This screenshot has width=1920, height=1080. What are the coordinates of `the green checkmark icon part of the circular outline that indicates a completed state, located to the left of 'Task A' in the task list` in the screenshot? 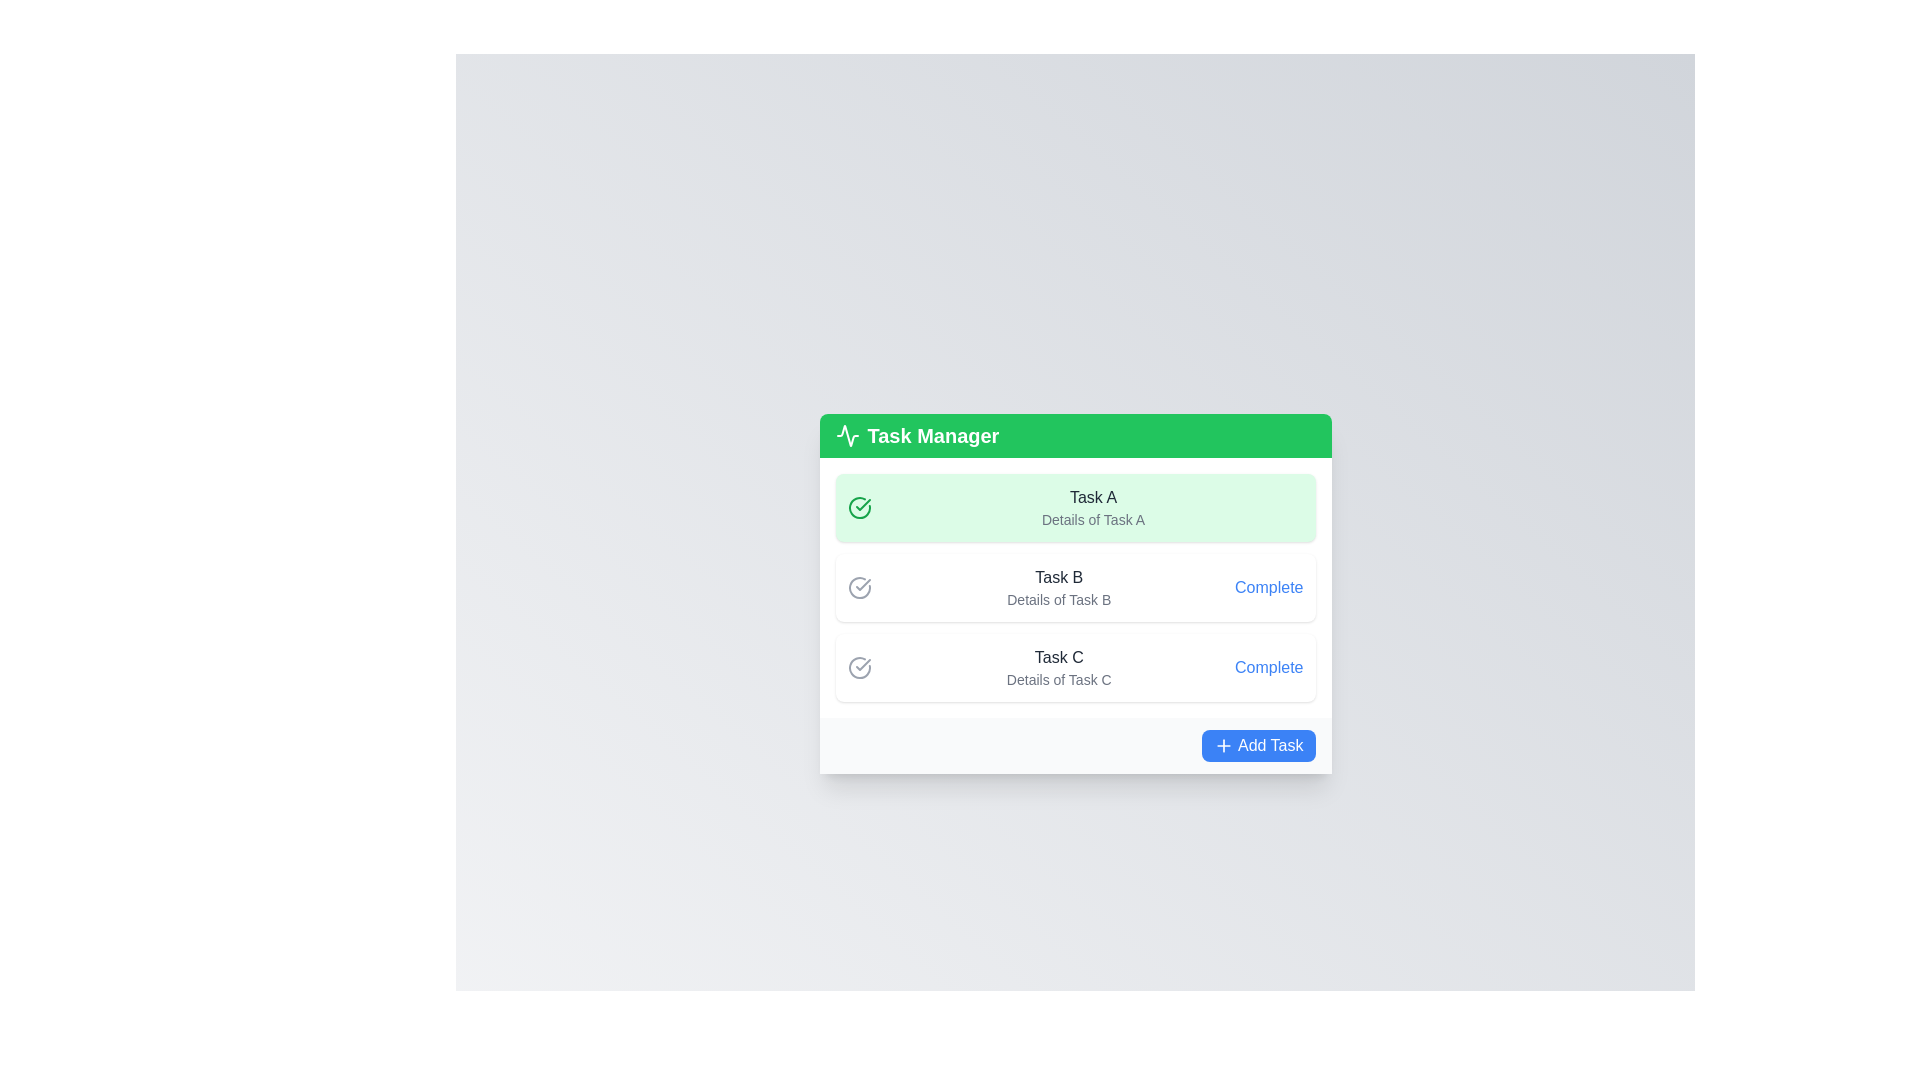 It's located at (863, 504).